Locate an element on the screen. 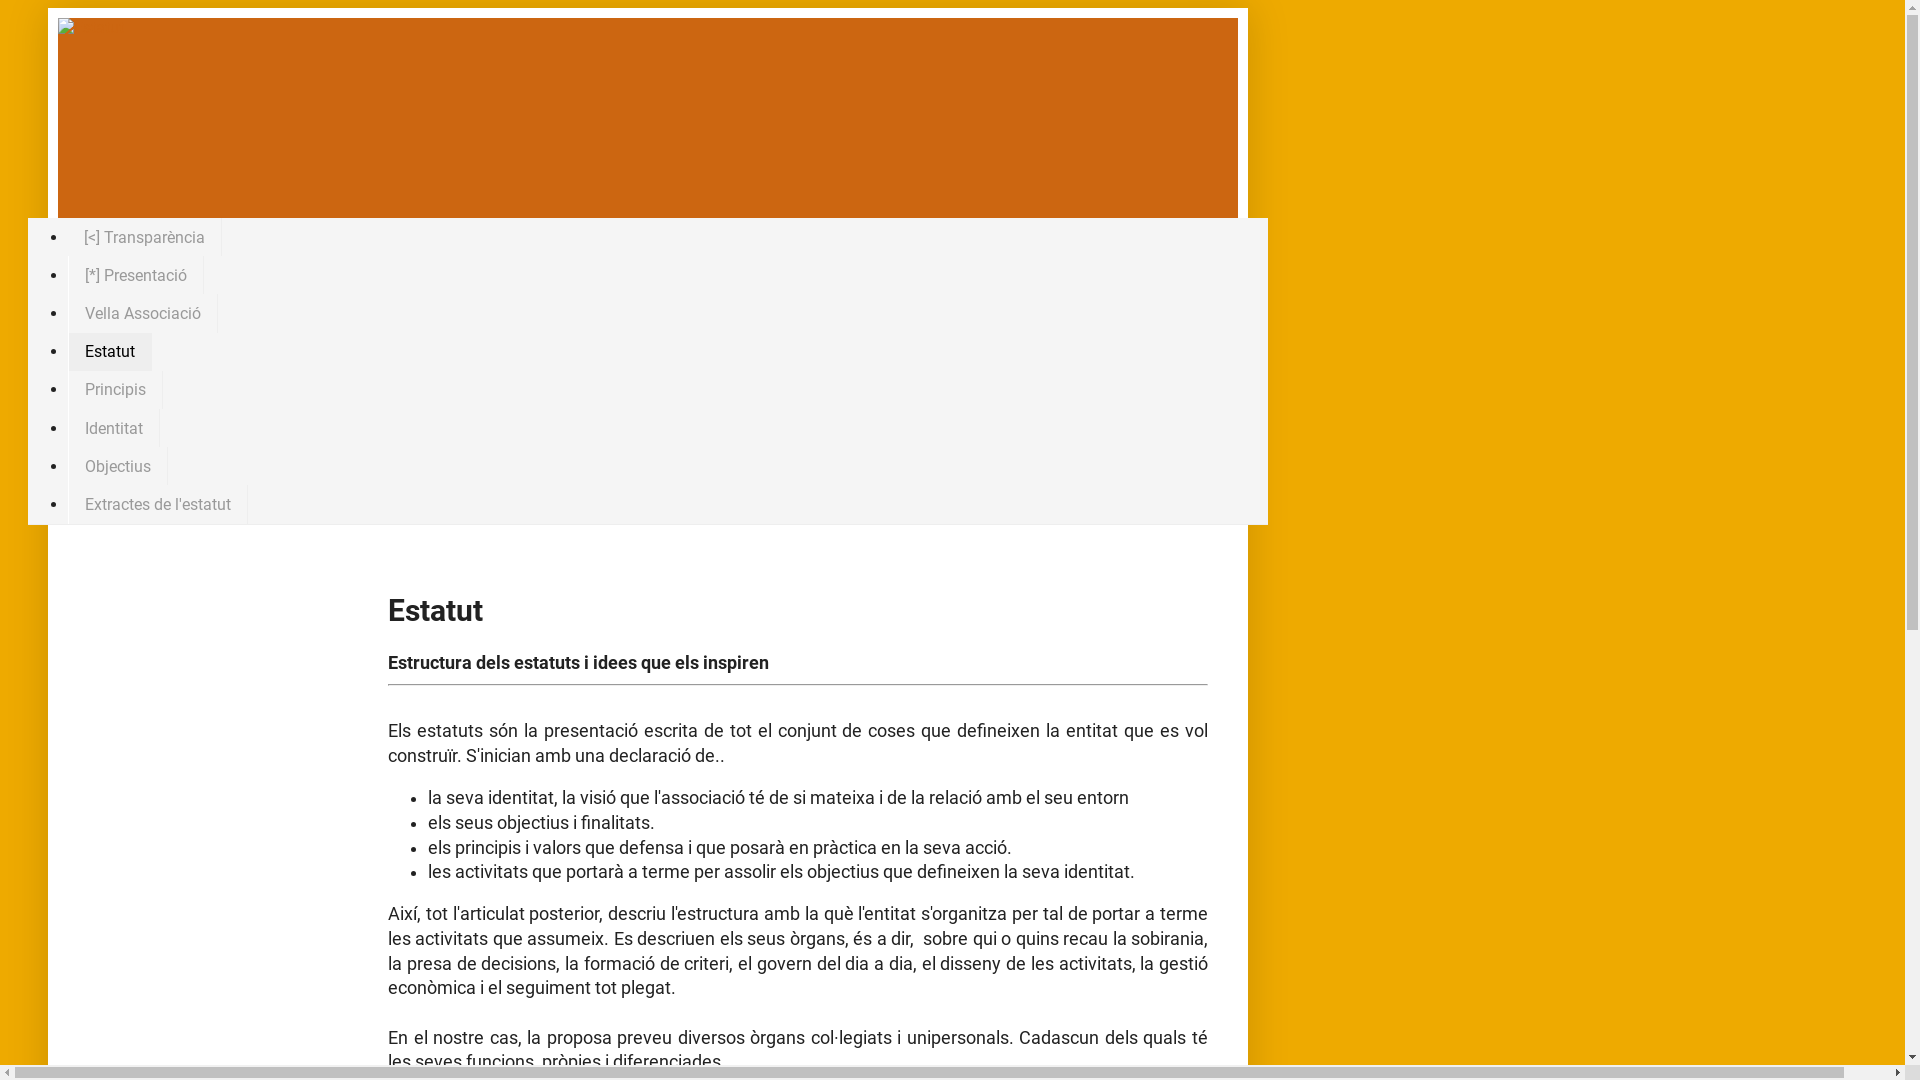 The height and width of the screenshot is (1080, 1920). 'Objectius' is located at coordinates (117, 466).